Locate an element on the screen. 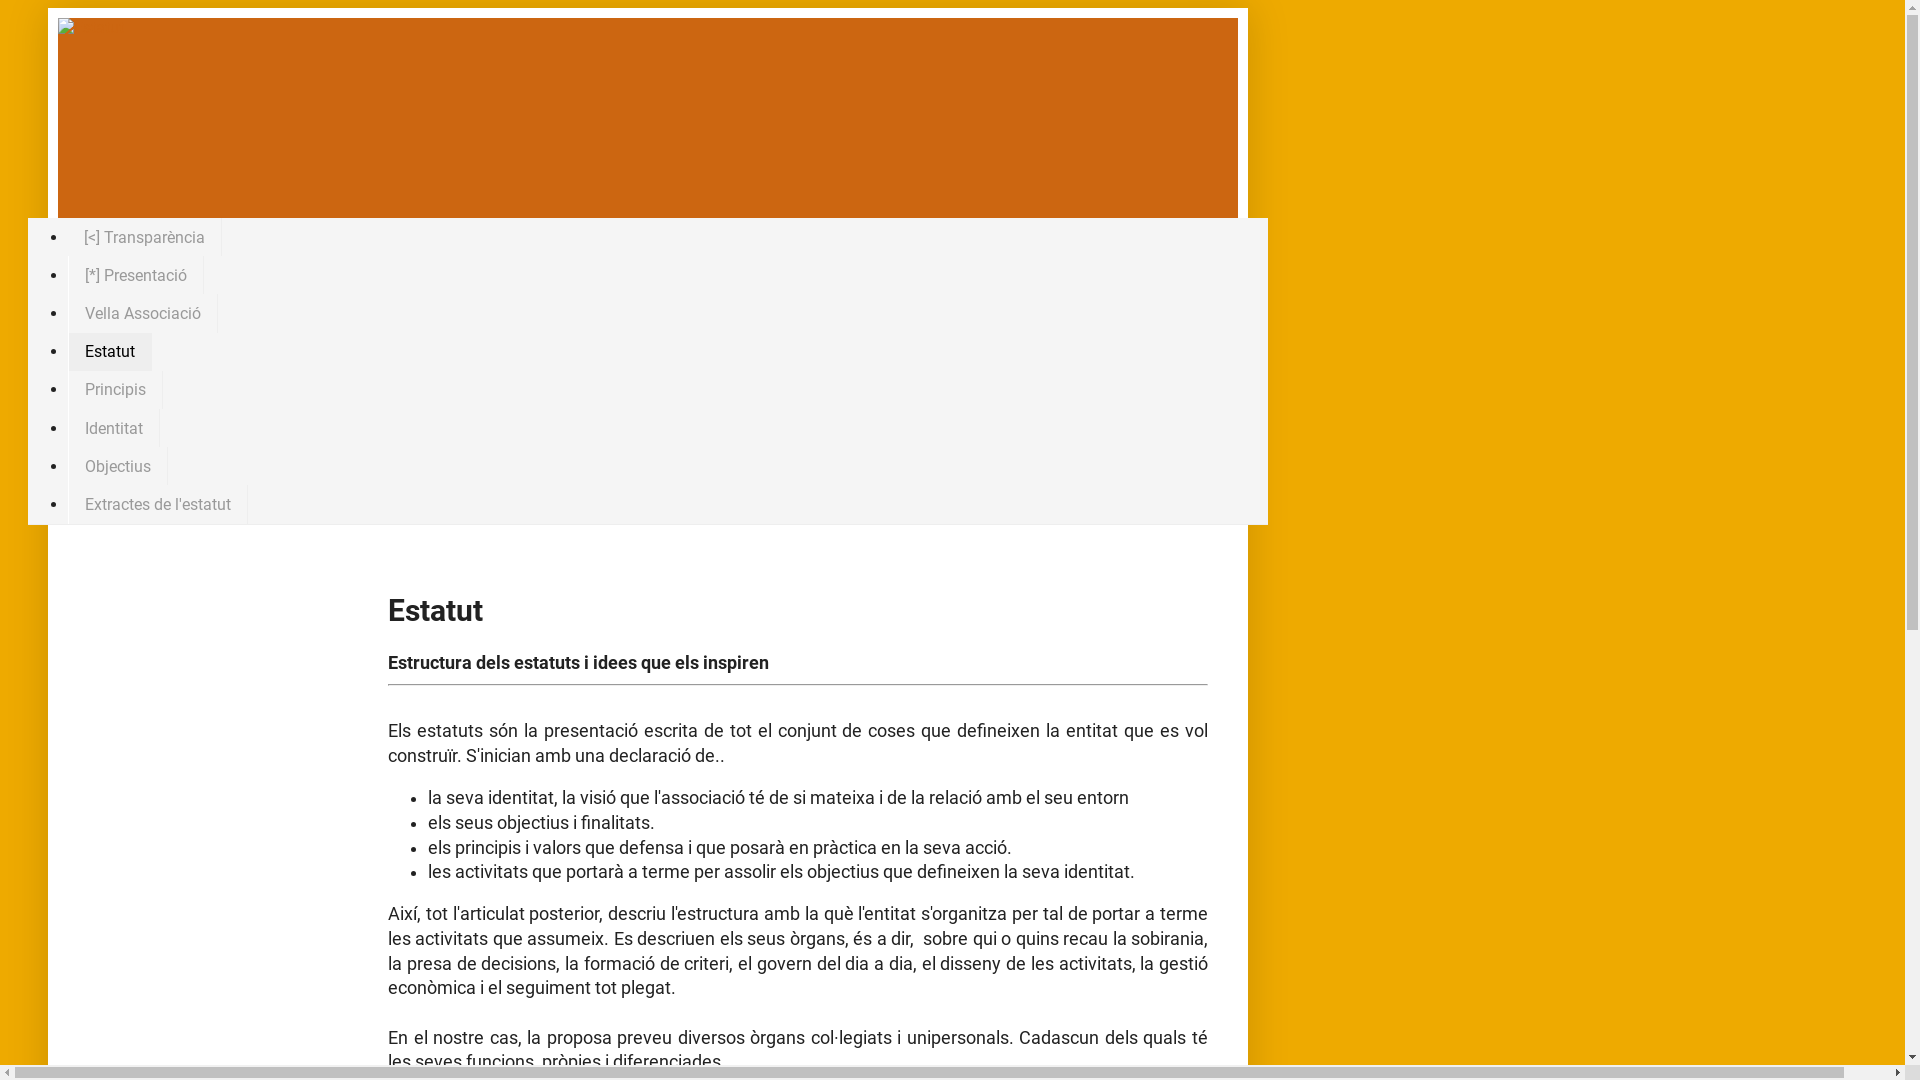 The height and width of the screenshot is (1080, 1920). 'Objectius' is located at coordinates (117, 466).